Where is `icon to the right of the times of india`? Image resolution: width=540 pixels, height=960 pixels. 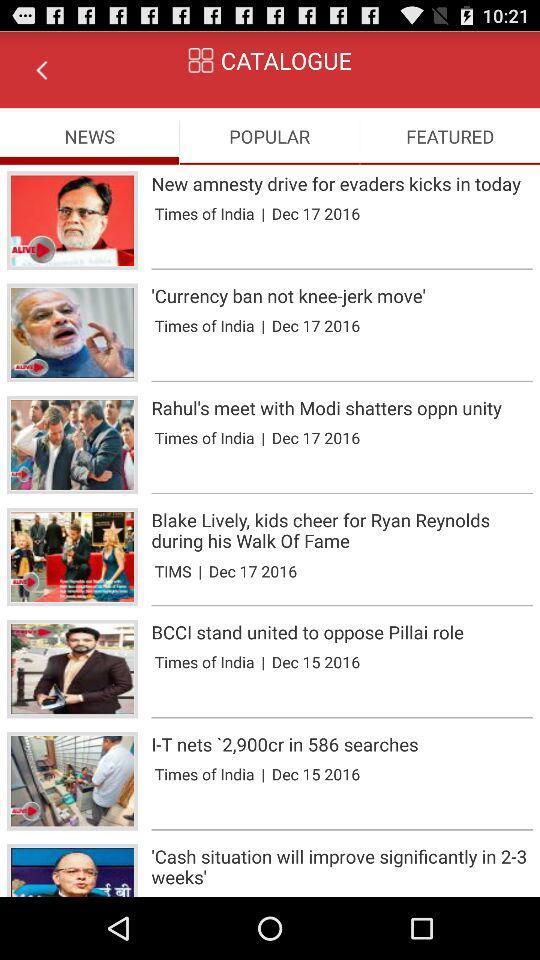
icon to the right of the times of india is located at coordinates (263, 437).